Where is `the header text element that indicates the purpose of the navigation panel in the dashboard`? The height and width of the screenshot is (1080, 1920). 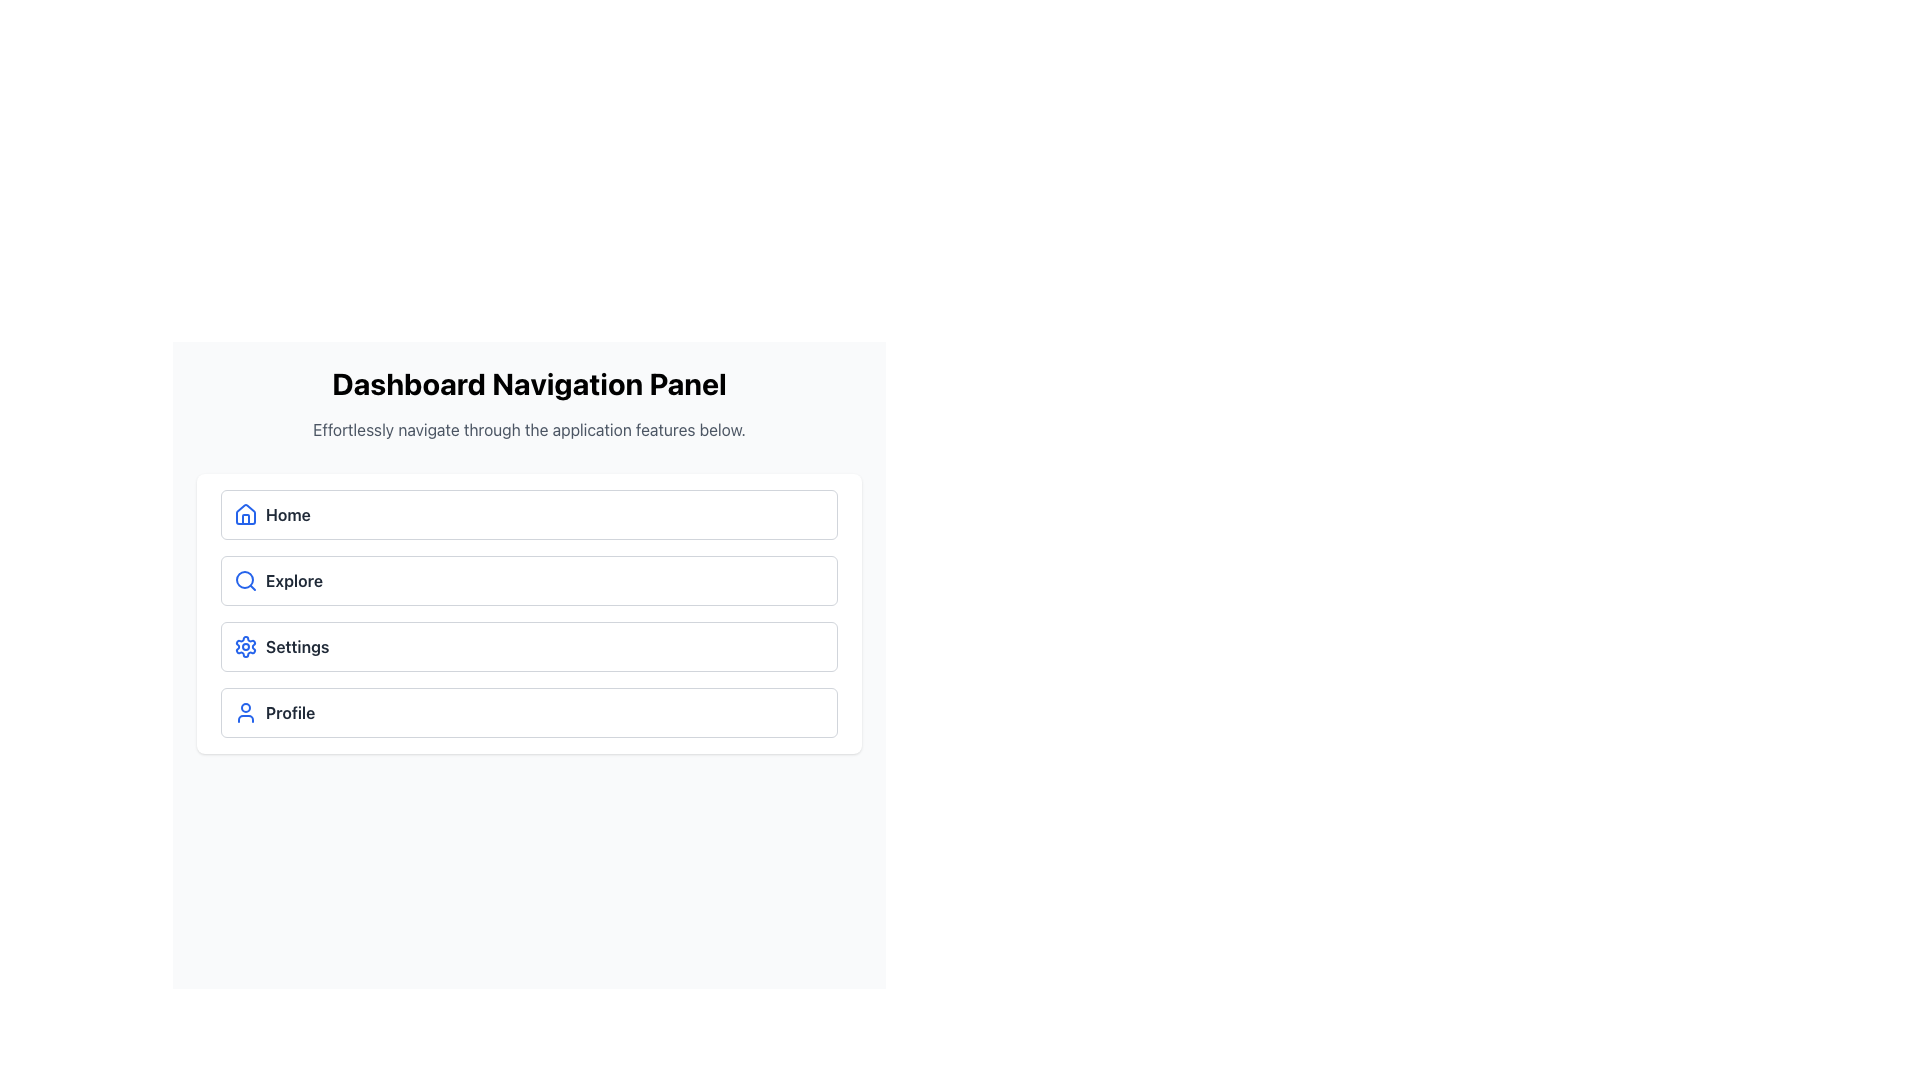
the header text element that indicates the purpose of the navigation panel in the dashboard is located at coordinates (529, 384).